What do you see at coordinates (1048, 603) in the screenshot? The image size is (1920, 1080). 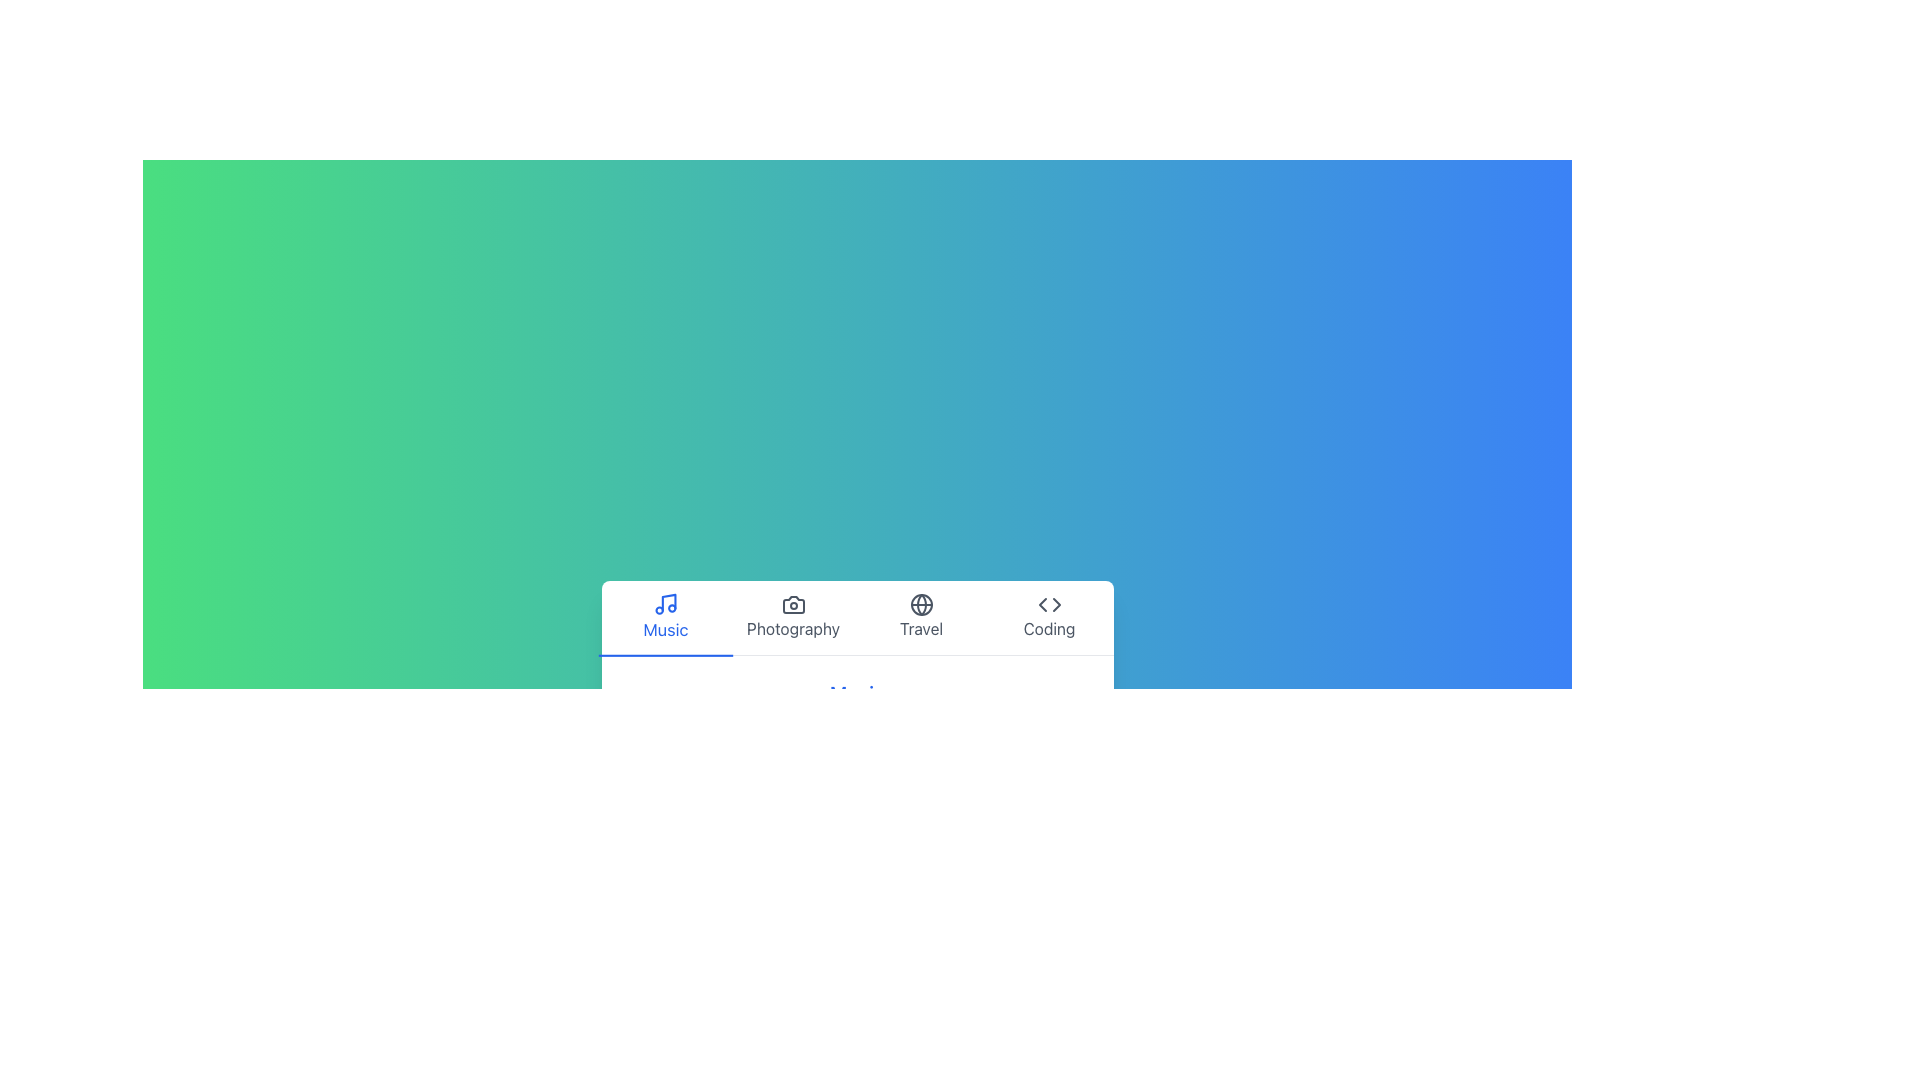 I see `the 'Coding' icon located in the top section of the 'Coding' card, which is the fourth item in a horizontally arranged menu of cards labeled 'Music,' 'Photography,' 'Travel,' and 'Coding'` at bounding box center [1048, 603].